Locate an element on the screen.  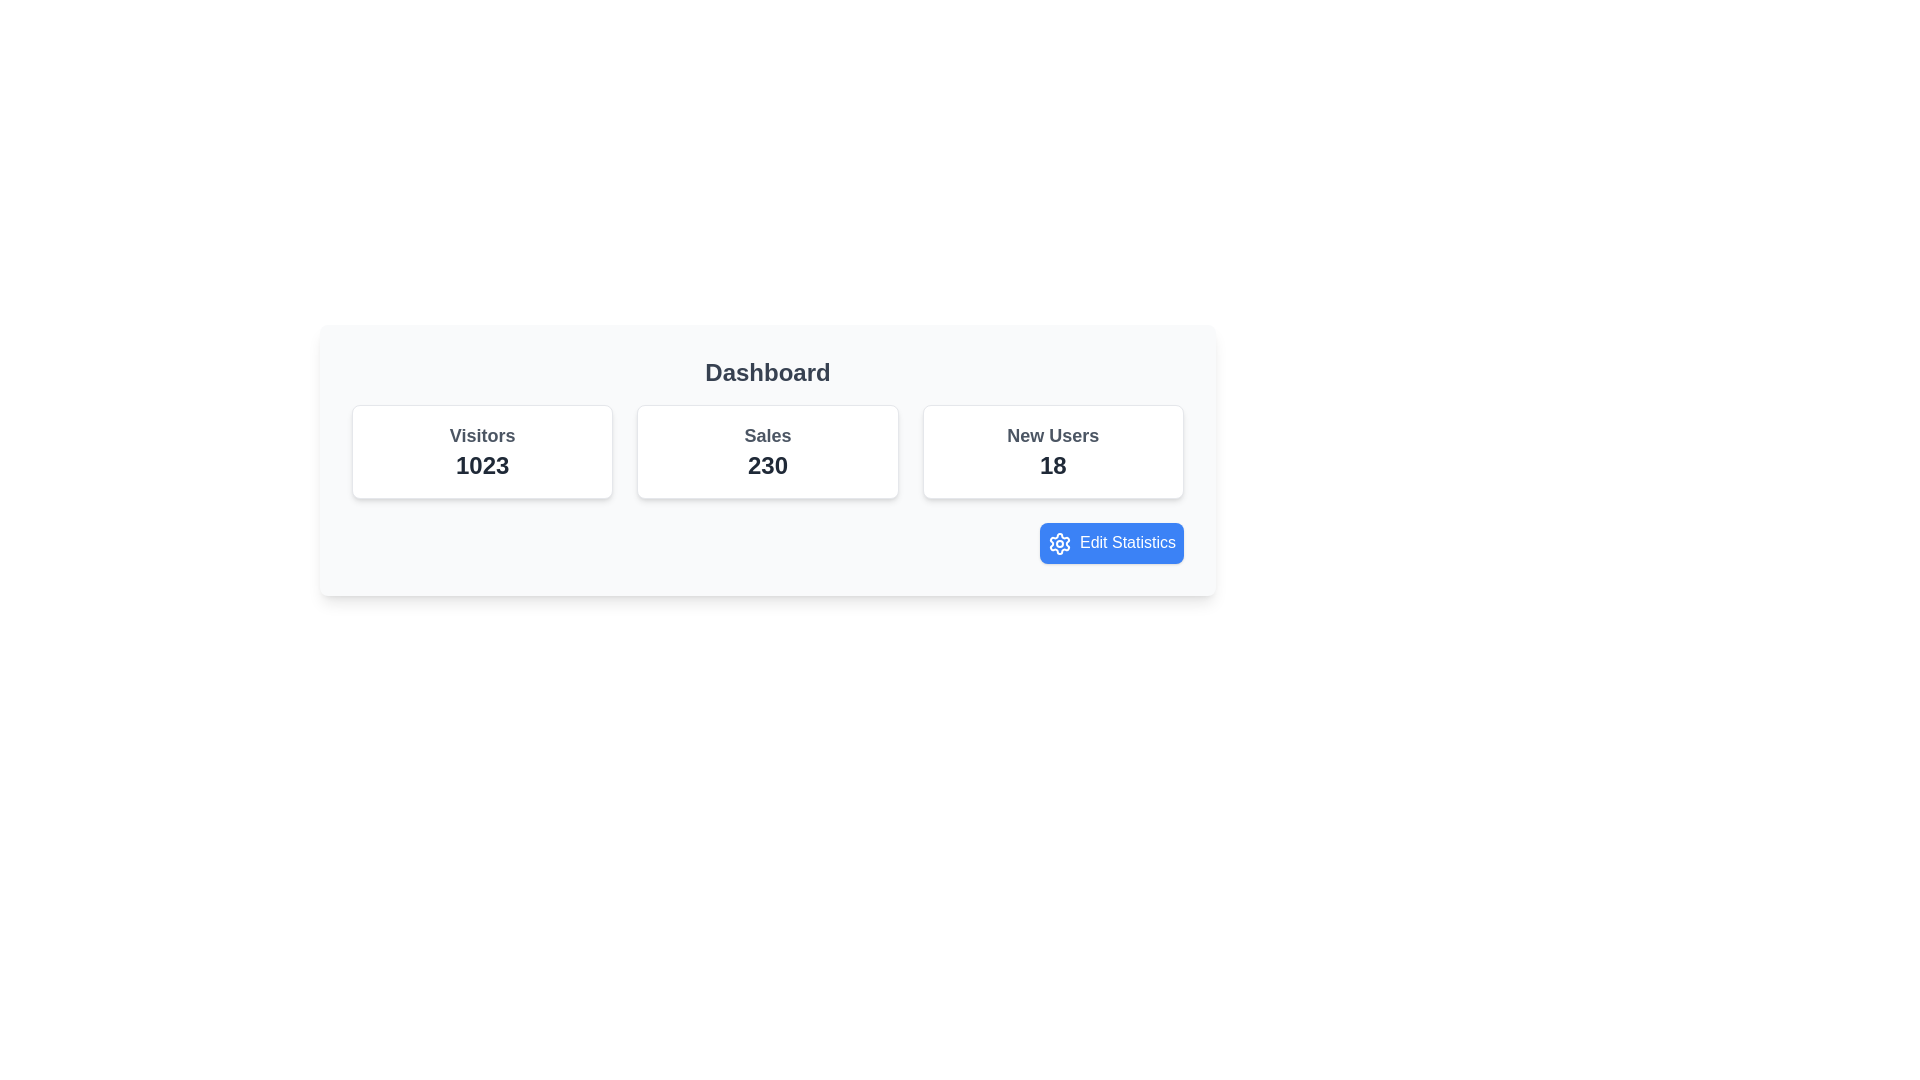
the Display Card that shows the number of new users ('18'), which is the third card in a row of three cards, positioned between the 'Sales' card and the 'Edit Statistics' button is located at coordinates (1052, 451).